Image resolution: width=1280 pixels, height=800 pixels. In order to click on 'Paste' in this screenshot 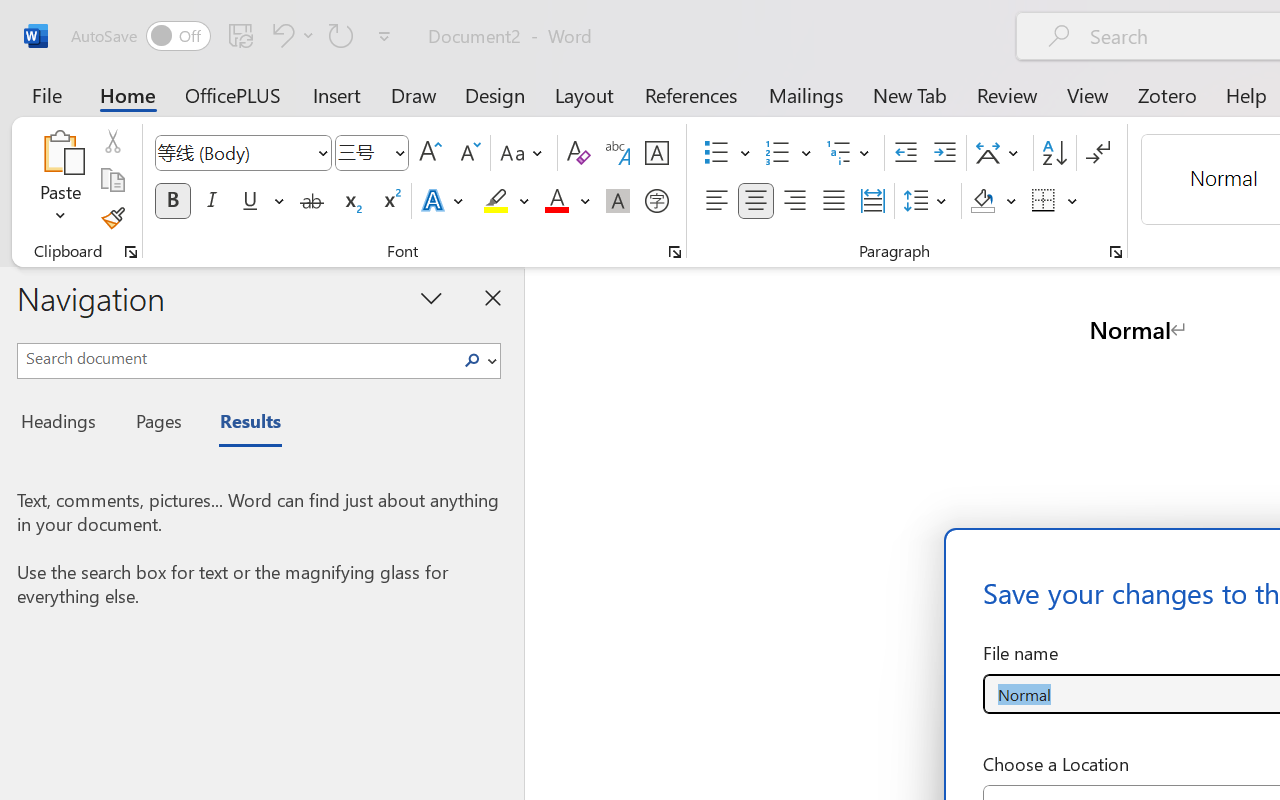, I will do `click(60, 179)`.